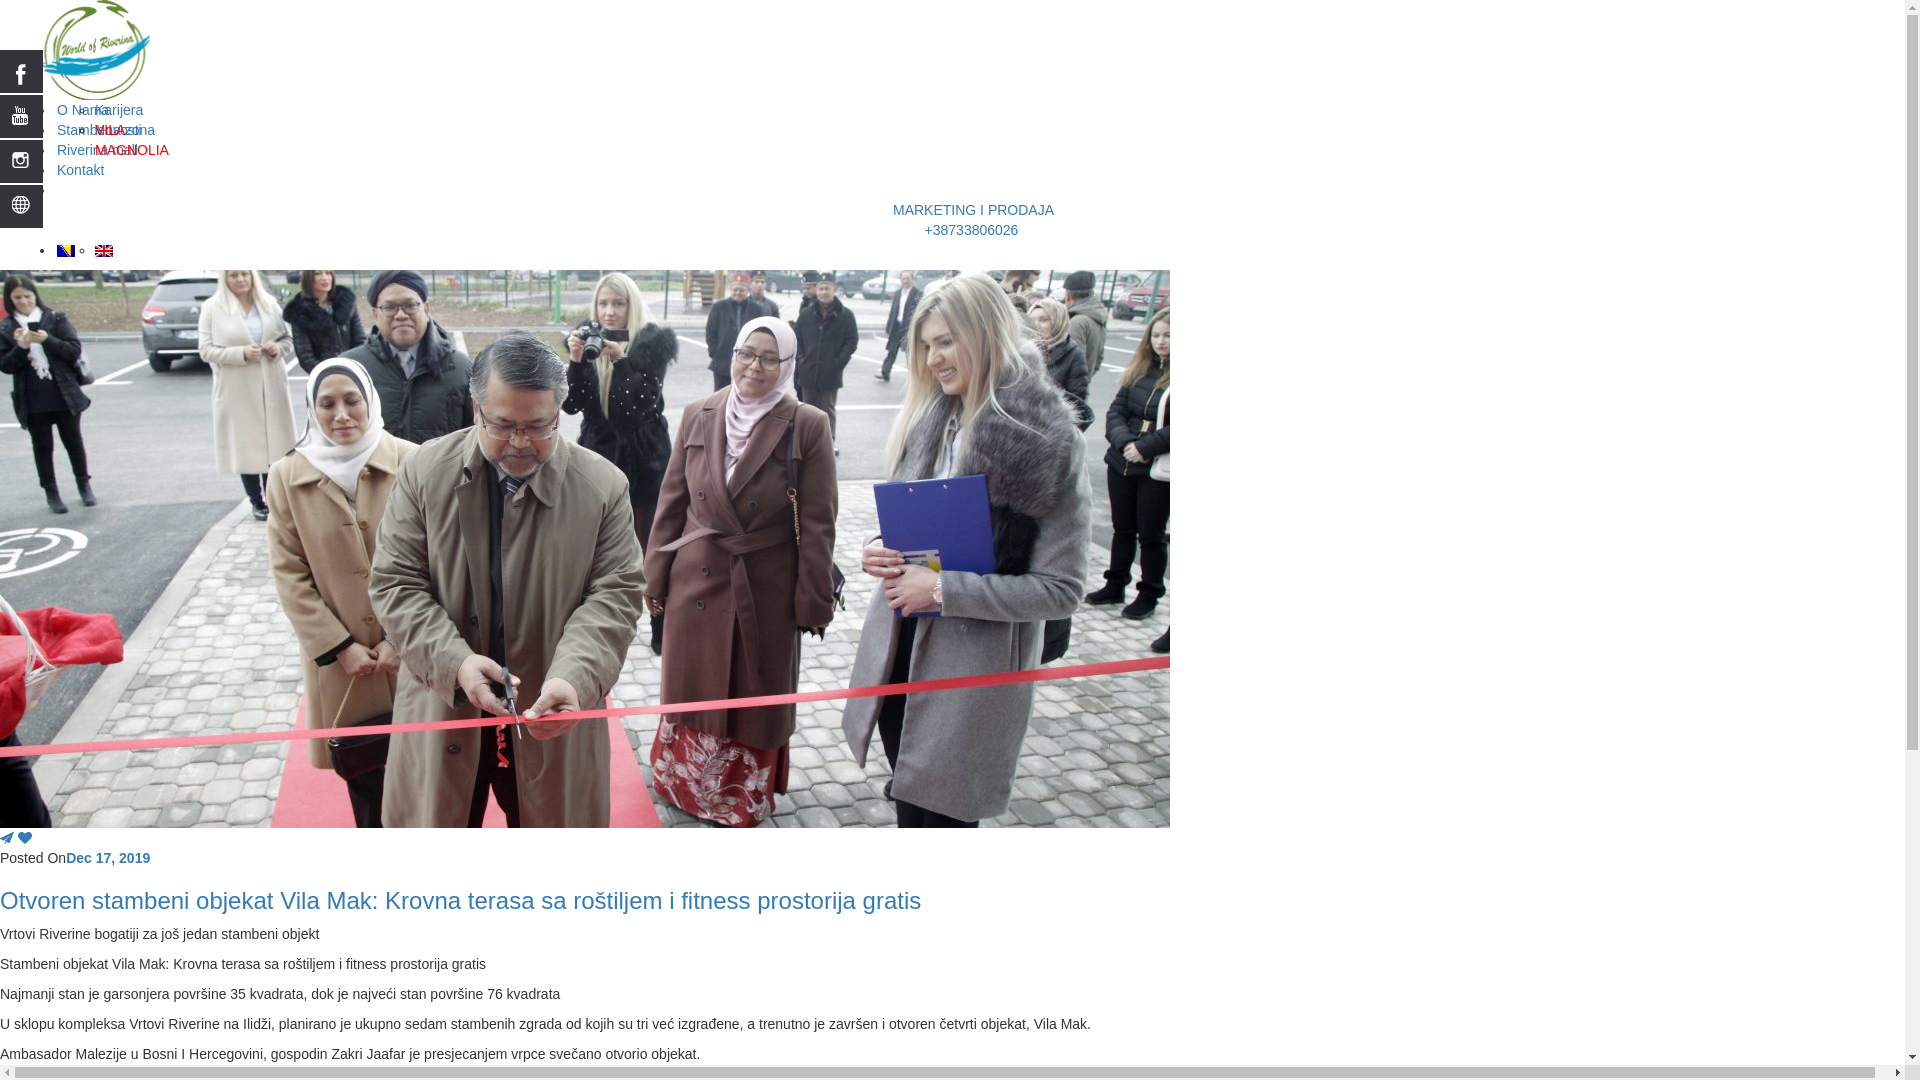  What do you see at coordinates (81, 110) in the screenshot?
I see `'O Nama'` at bounding box center [81, 110].